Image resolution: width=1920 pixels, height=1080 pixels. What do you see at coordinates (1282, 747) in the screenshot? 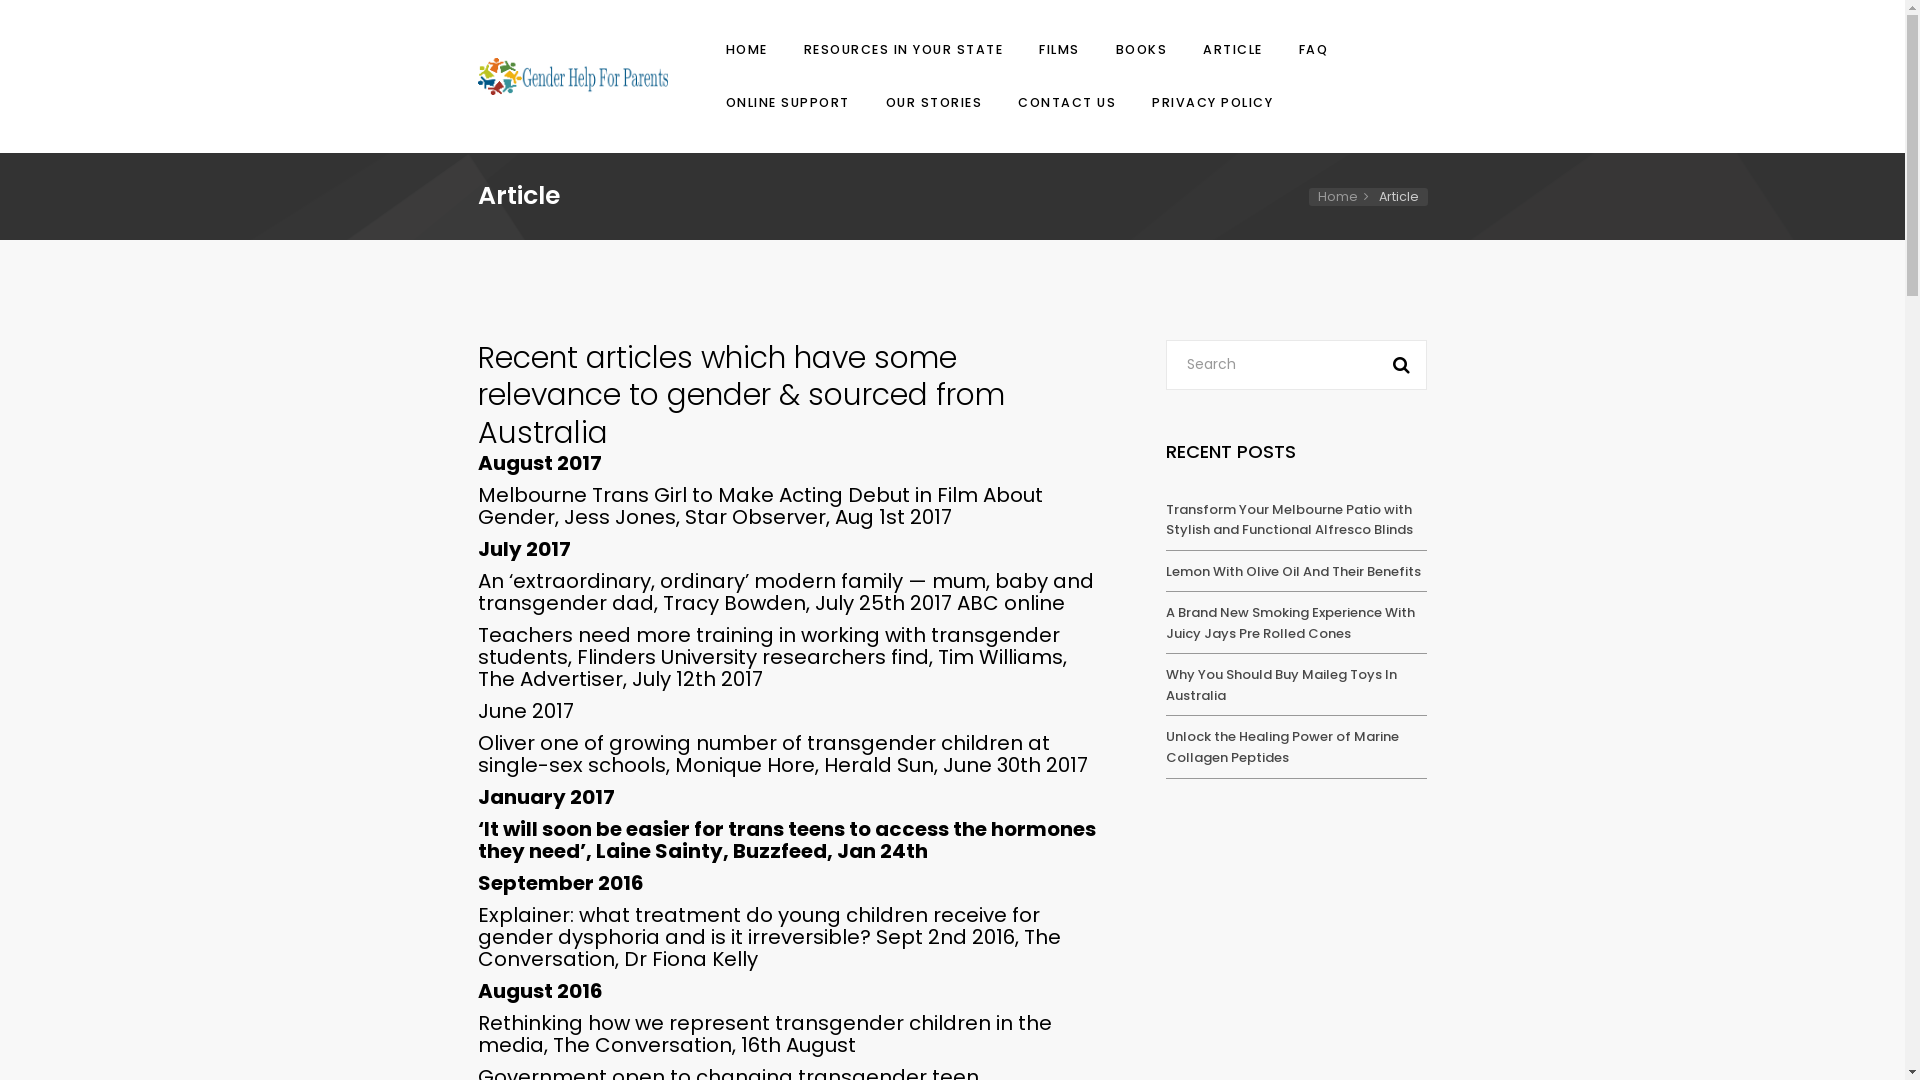
I see `'Unlock the Healing Power of Marine Collagen Peptides'` at bounding box center [1282, 747].